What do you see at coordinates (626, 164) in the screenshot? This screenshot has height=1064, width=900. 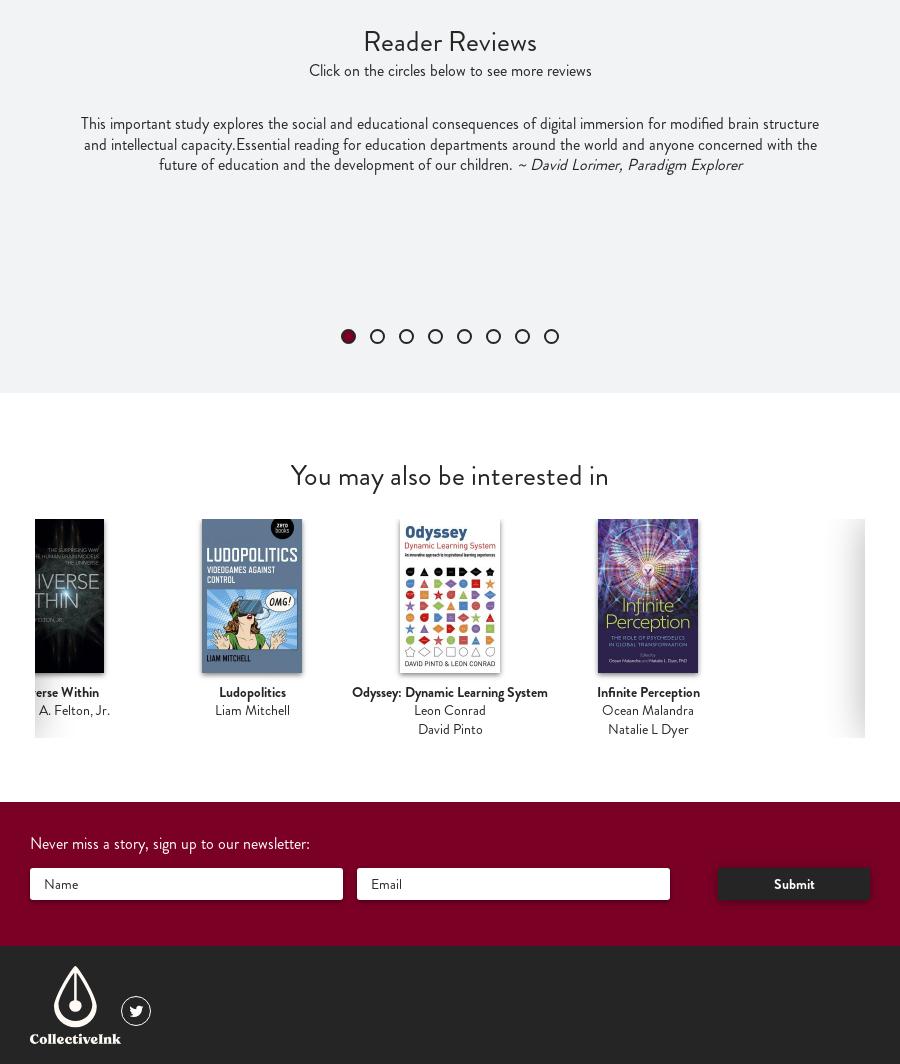 I see `'~ David Lorimer, Paradigm Explorer'` at bounding box center [626, 164].